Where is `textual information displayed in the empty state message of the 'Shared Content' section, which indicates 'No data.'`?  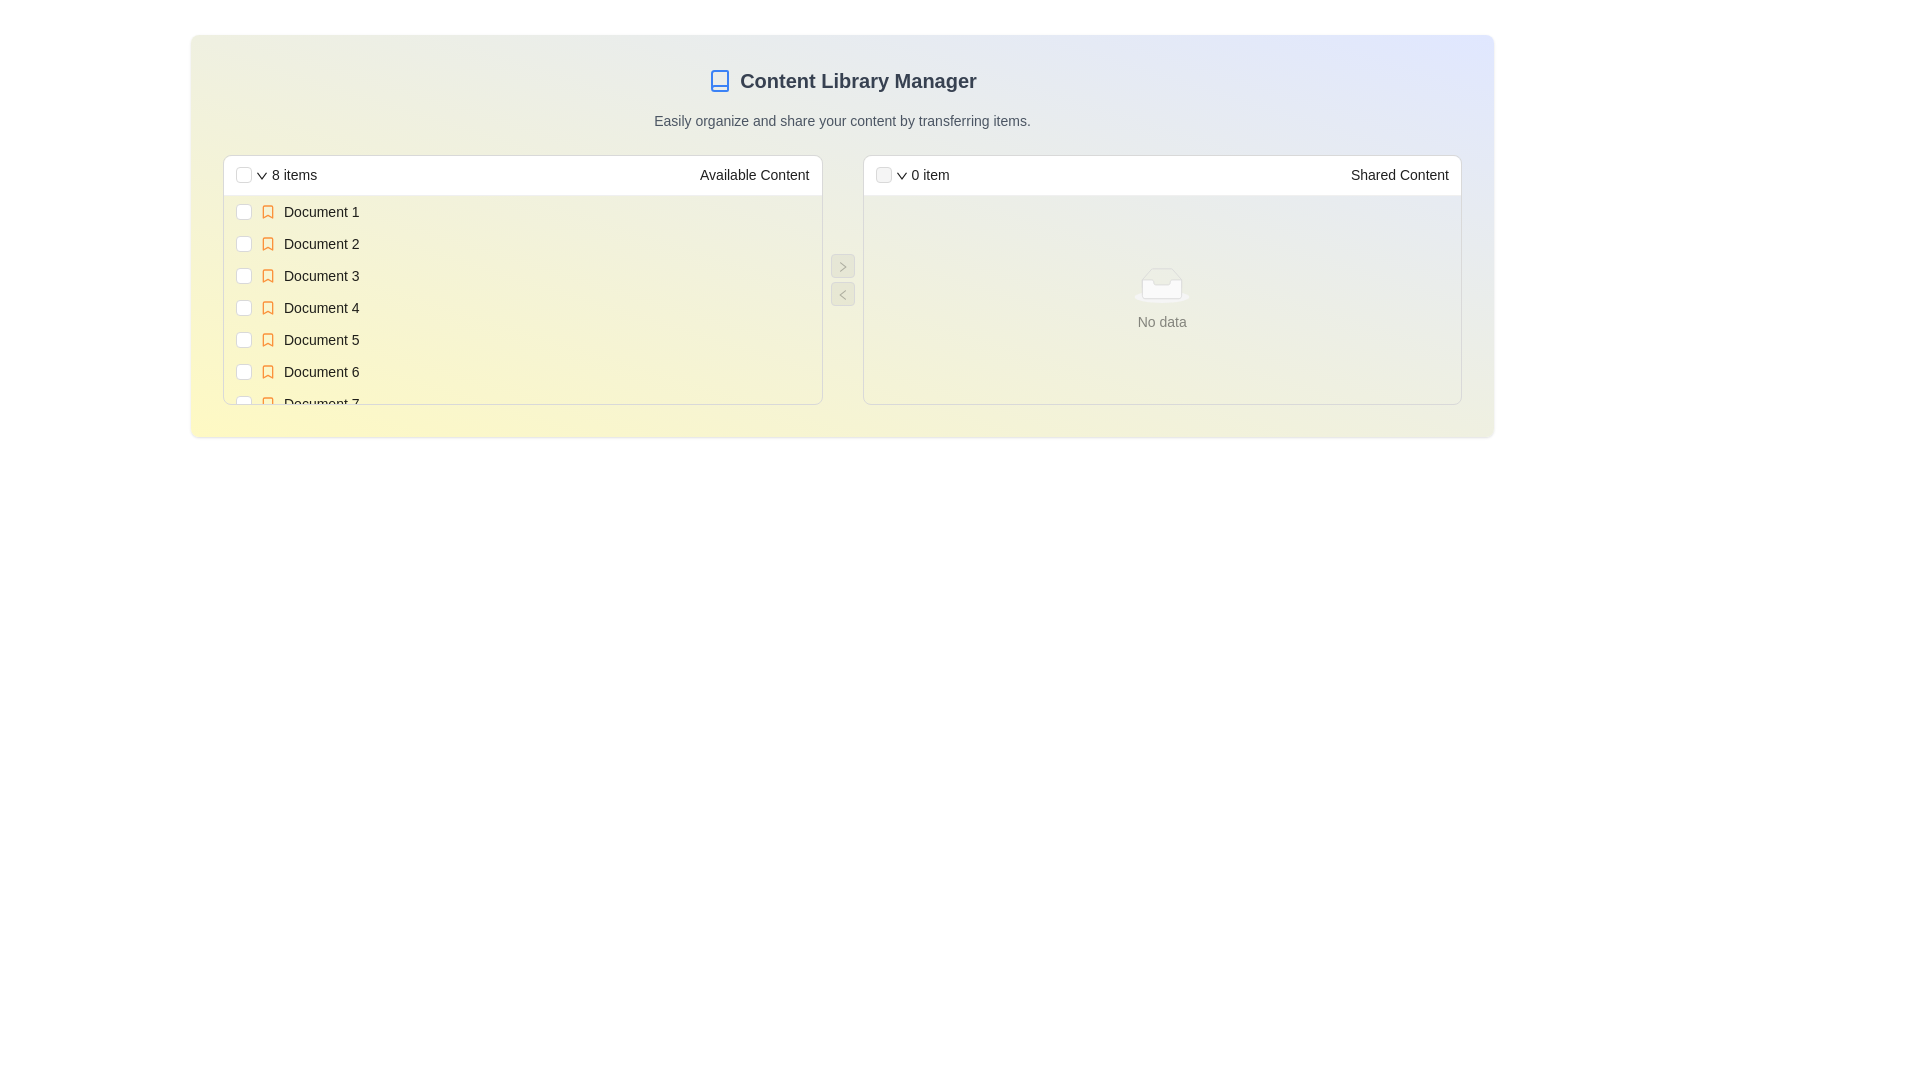
textual information displayed in the empty state message of the 'Shared Content' section, which indicates 'No data.' is located at coordinates (1162, 285).